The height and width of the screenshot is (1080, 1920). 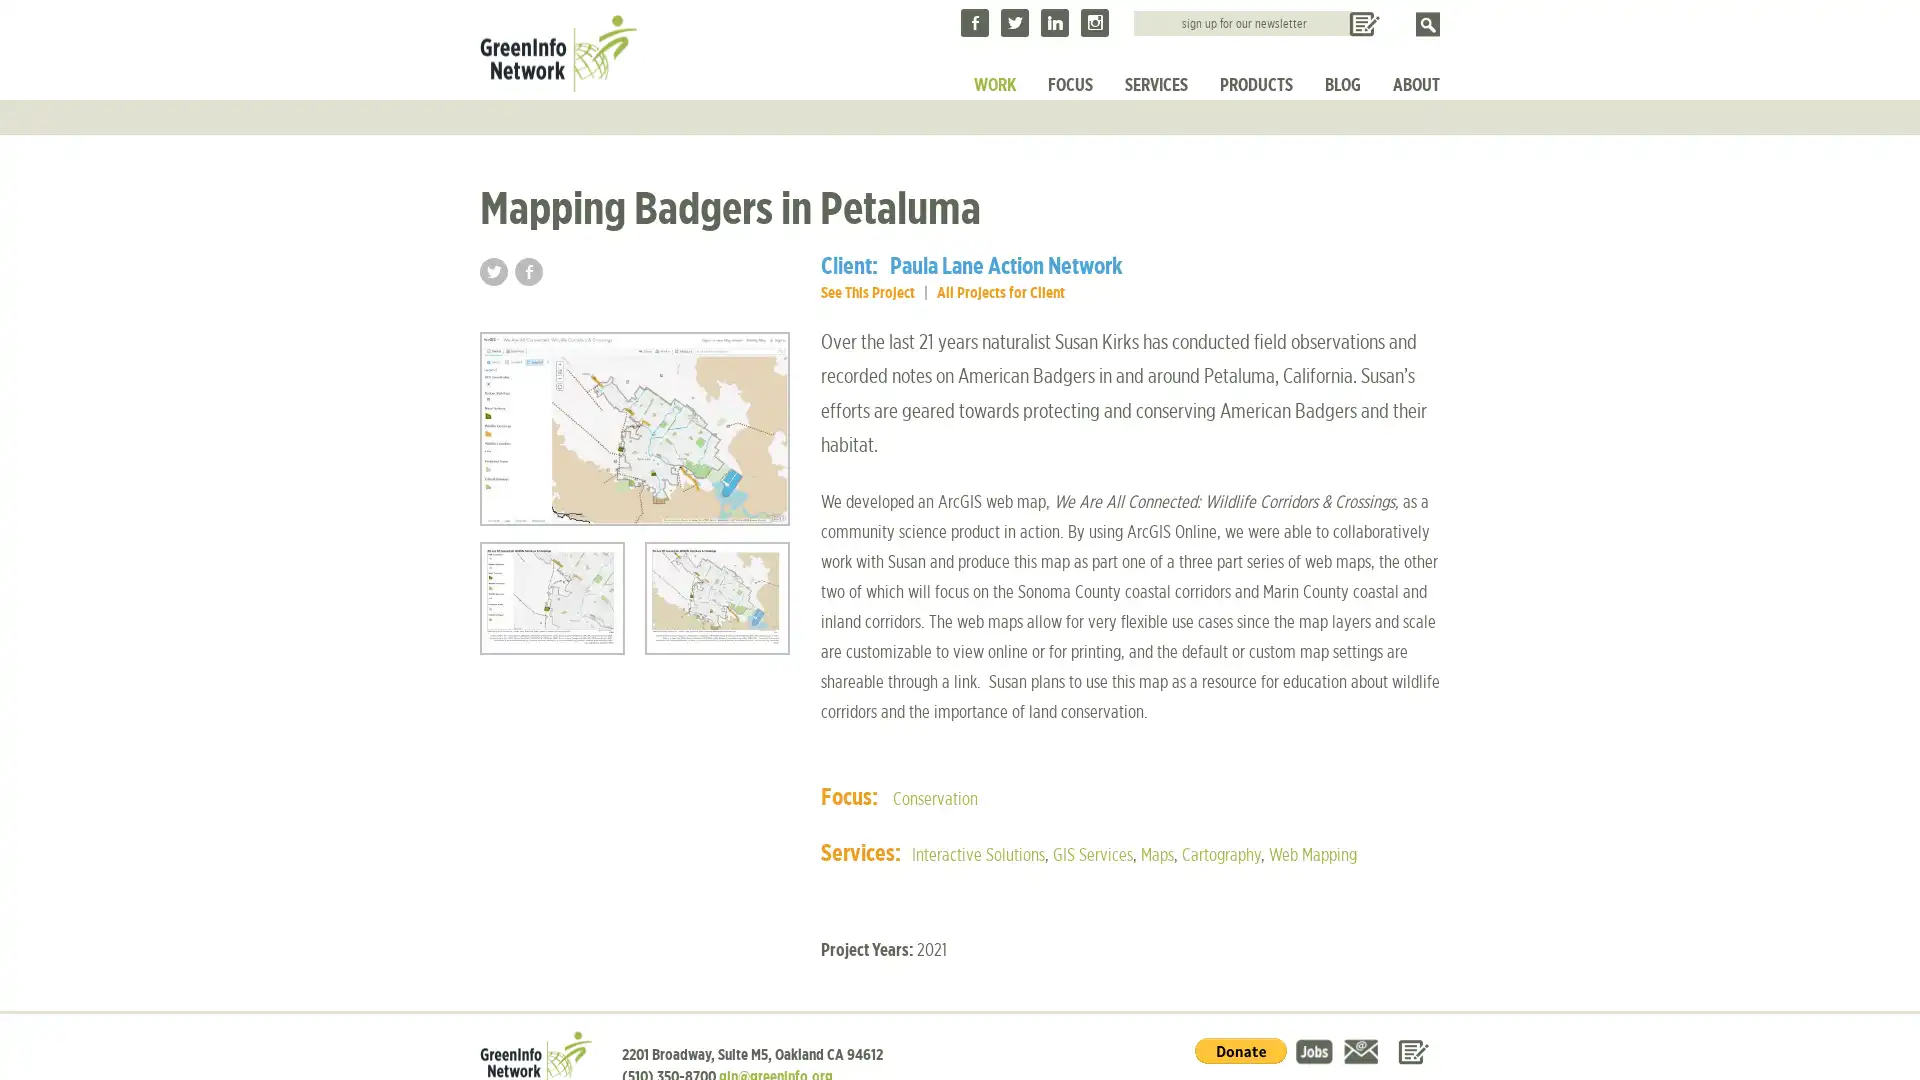 What do you see at coordinates (1240, 1048) in the screenshot?
I see `Donate with PayPal button` at bounding box center [1240, 1048].